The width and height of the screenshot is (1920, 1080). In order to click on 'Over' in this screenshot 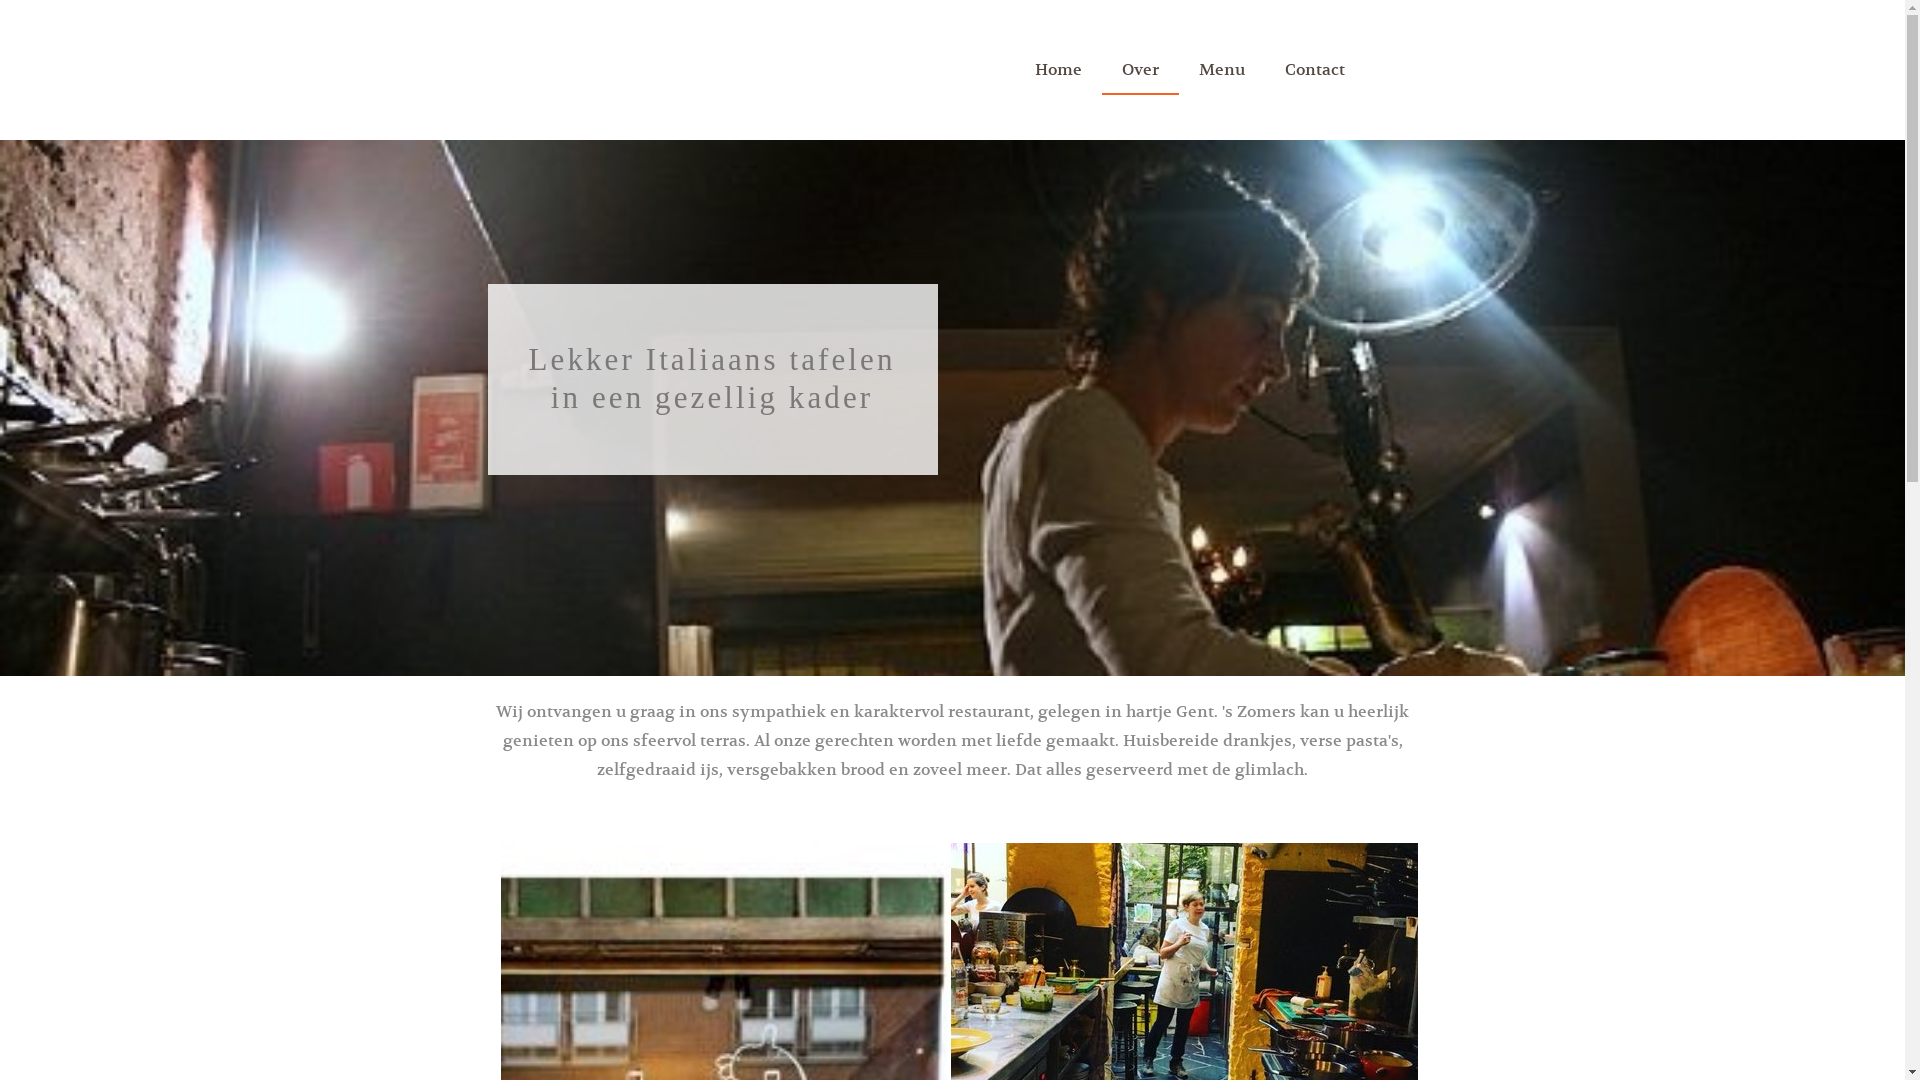, I will do `click(1140, 69)`.